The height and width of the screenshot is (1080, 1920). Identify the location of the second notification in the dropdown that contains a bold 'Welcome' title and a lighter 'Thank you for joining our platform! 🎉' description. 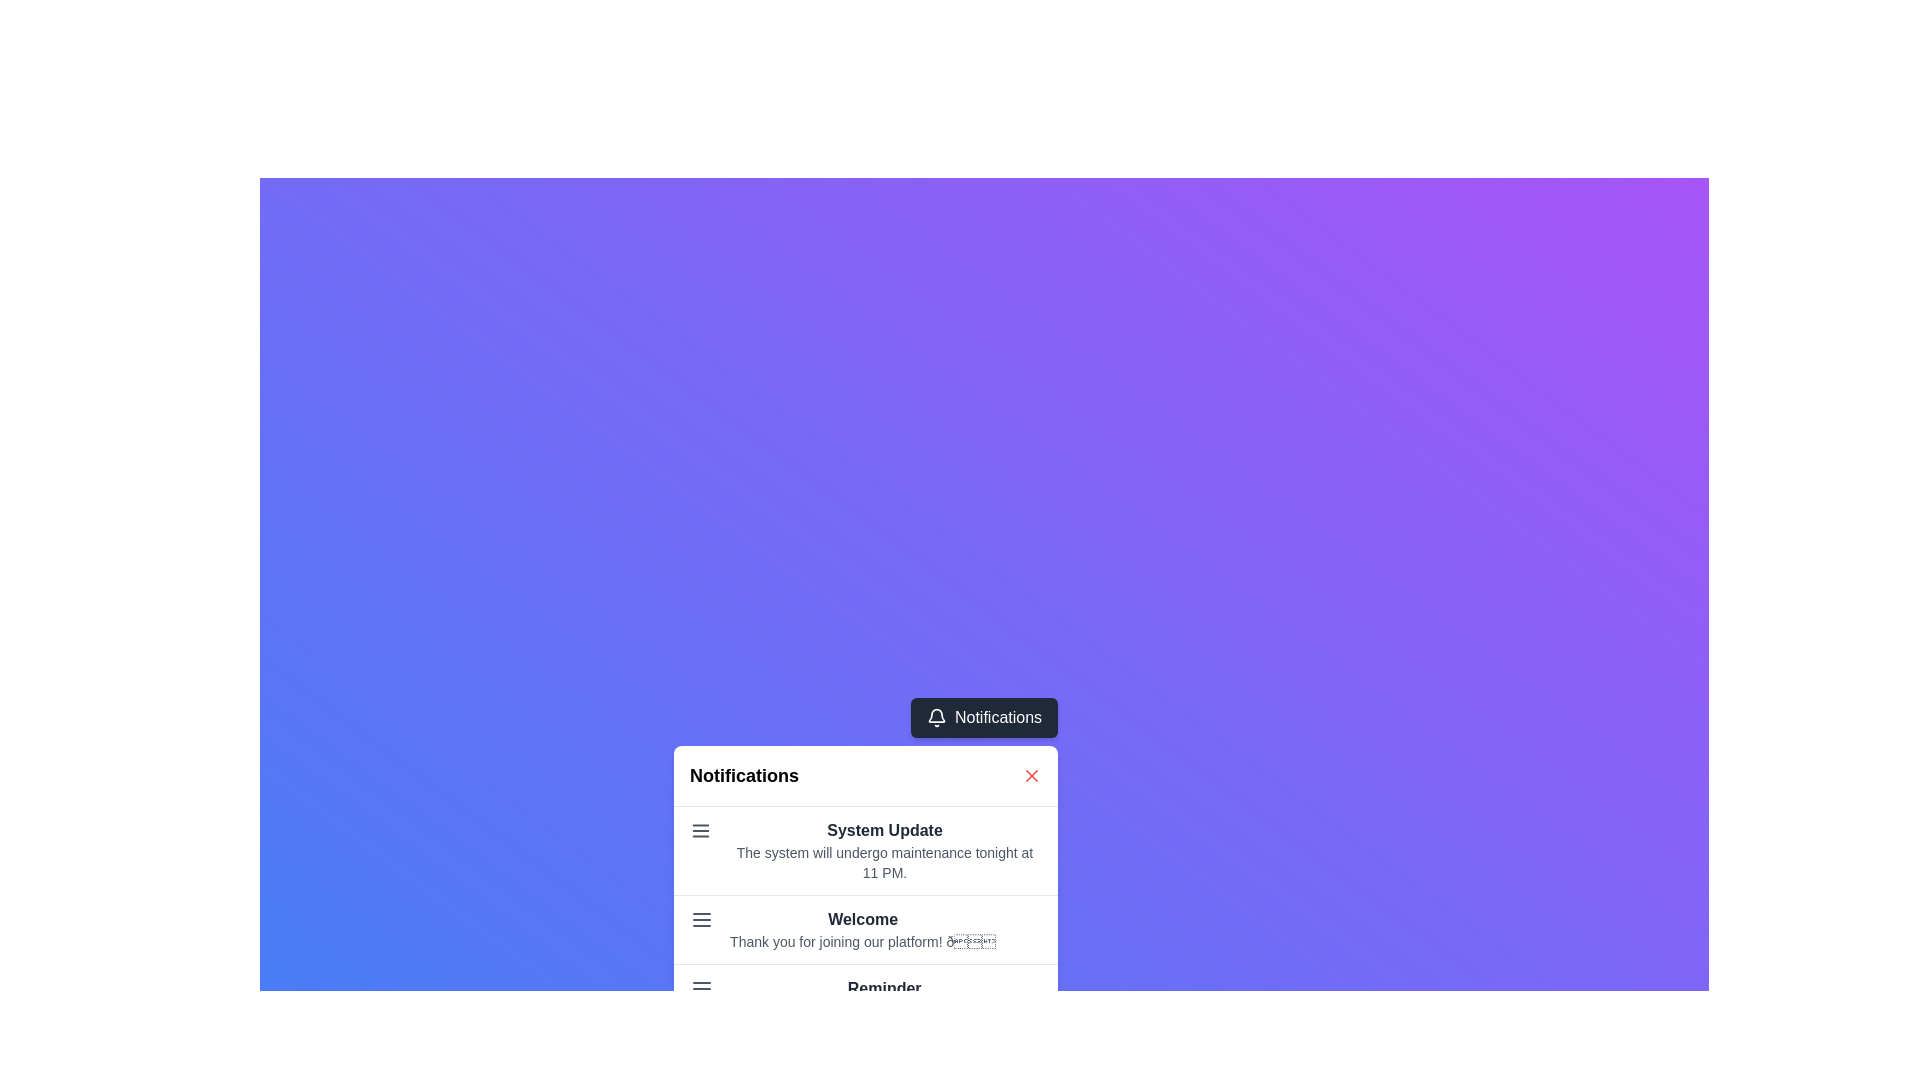
(863, 929).